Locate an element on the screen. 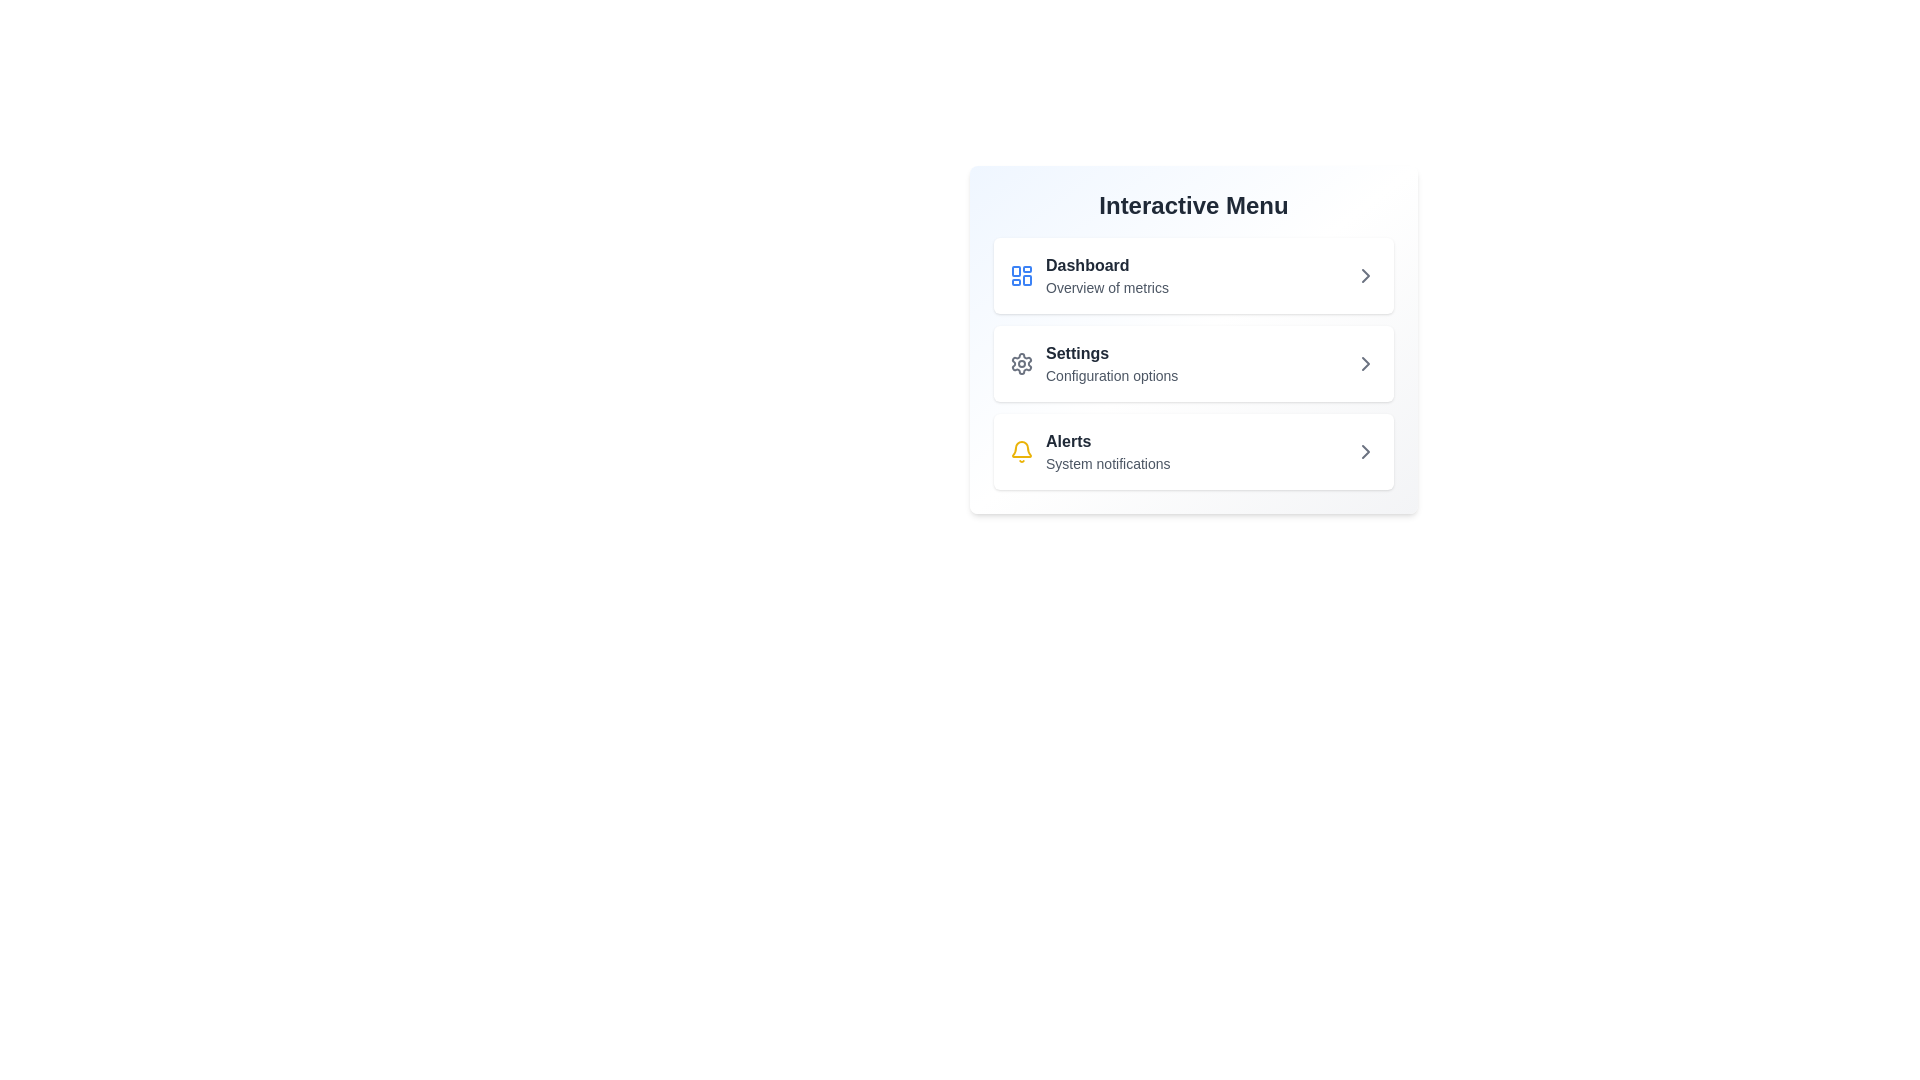 Image resolution: width=1920 pixels, height=1080 pixels. the 'Settings' card, which is the middle card in the vertical stack of three cards in the 'Interactive Menu' section is located at coordinates (1194, 338).